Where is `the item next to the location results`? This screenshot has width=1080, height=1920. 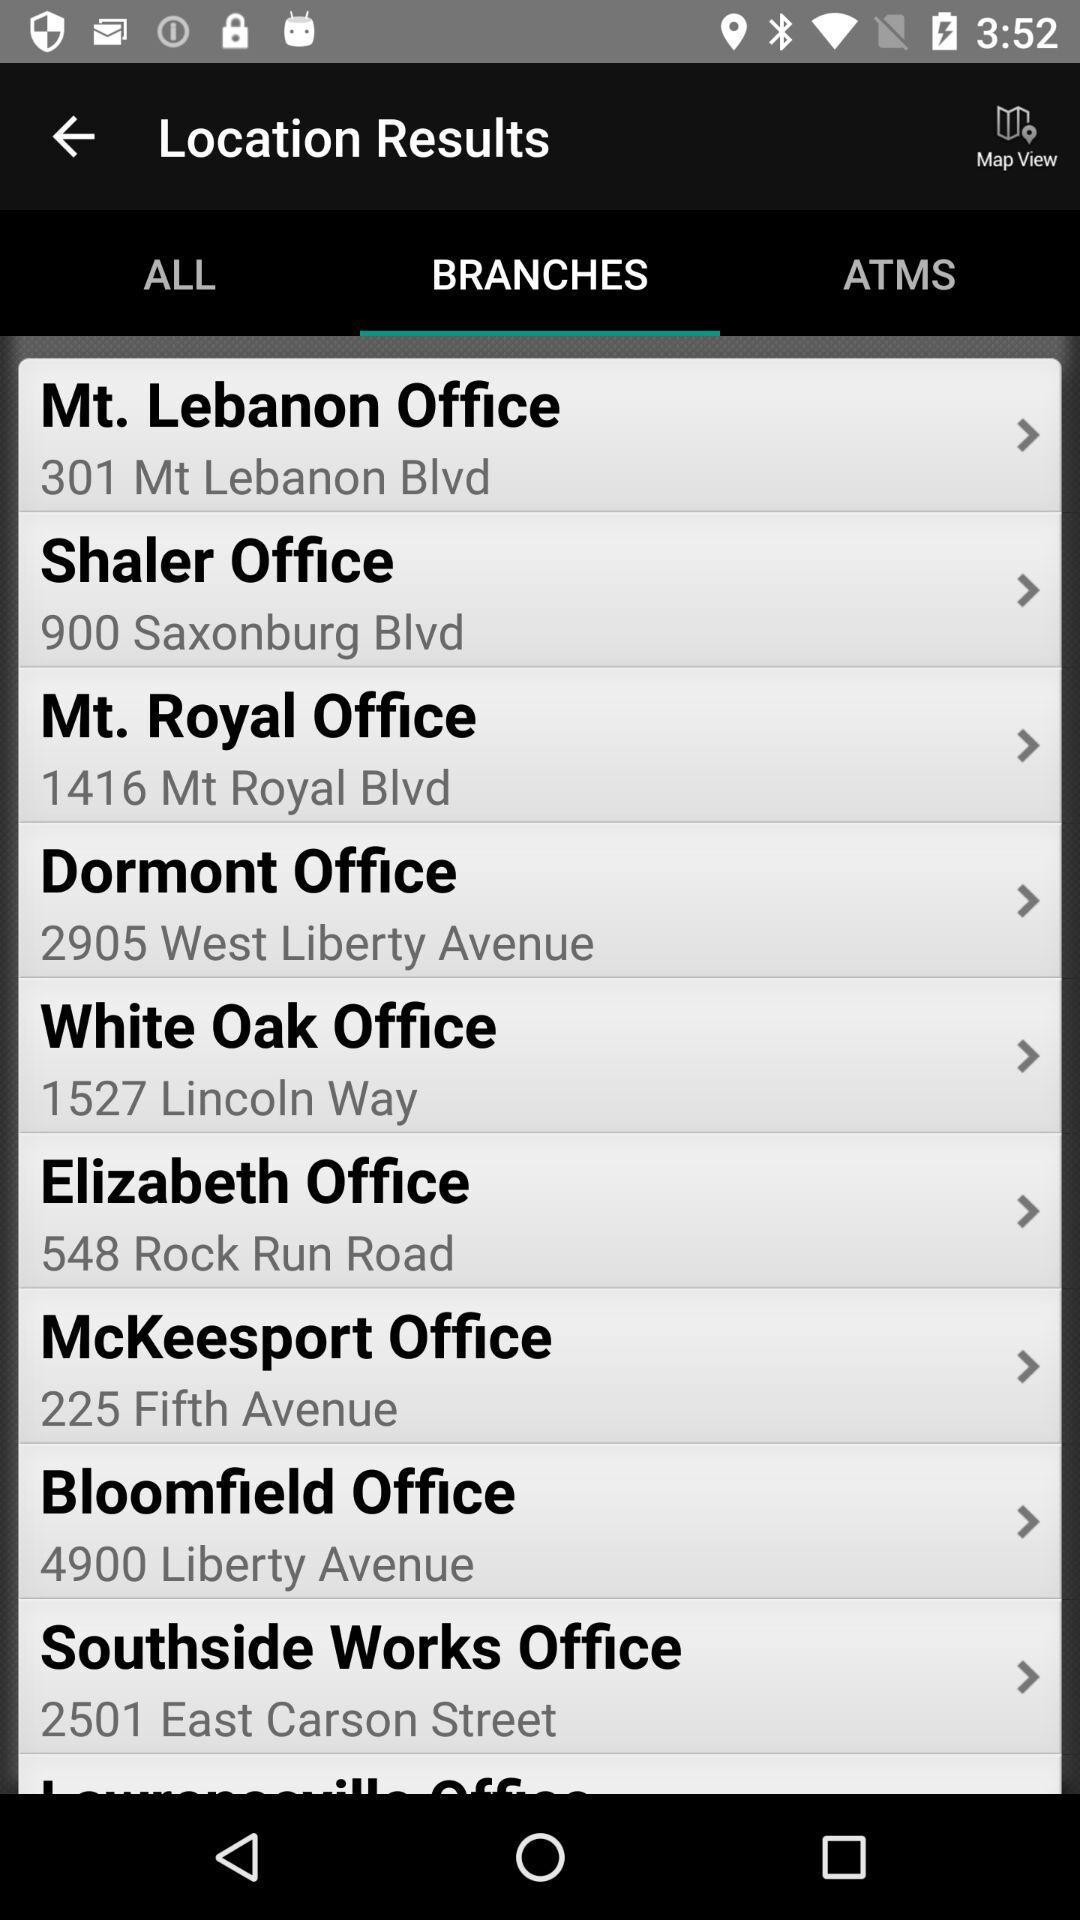 the item next to the location results is located at coordinates (72, 135).